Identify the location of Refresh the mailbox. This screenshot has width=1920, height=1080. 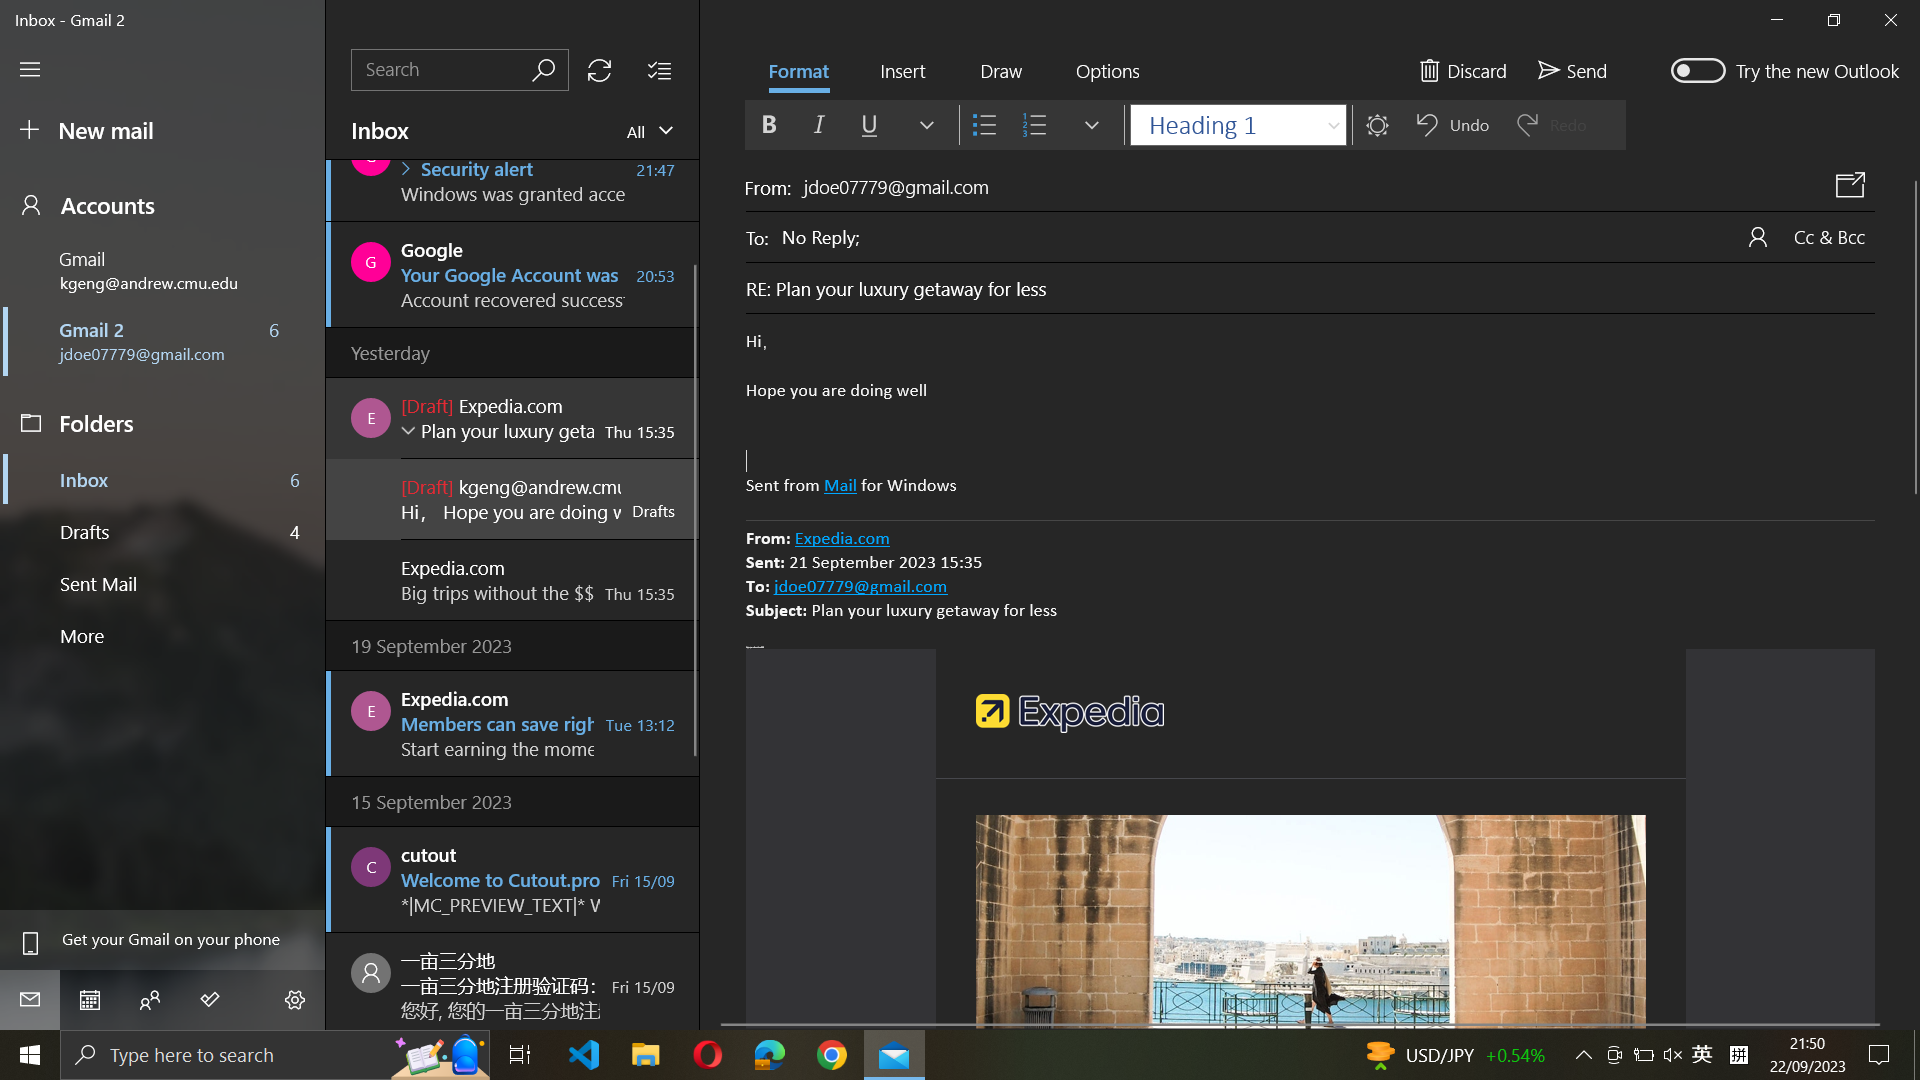
(598, 69).